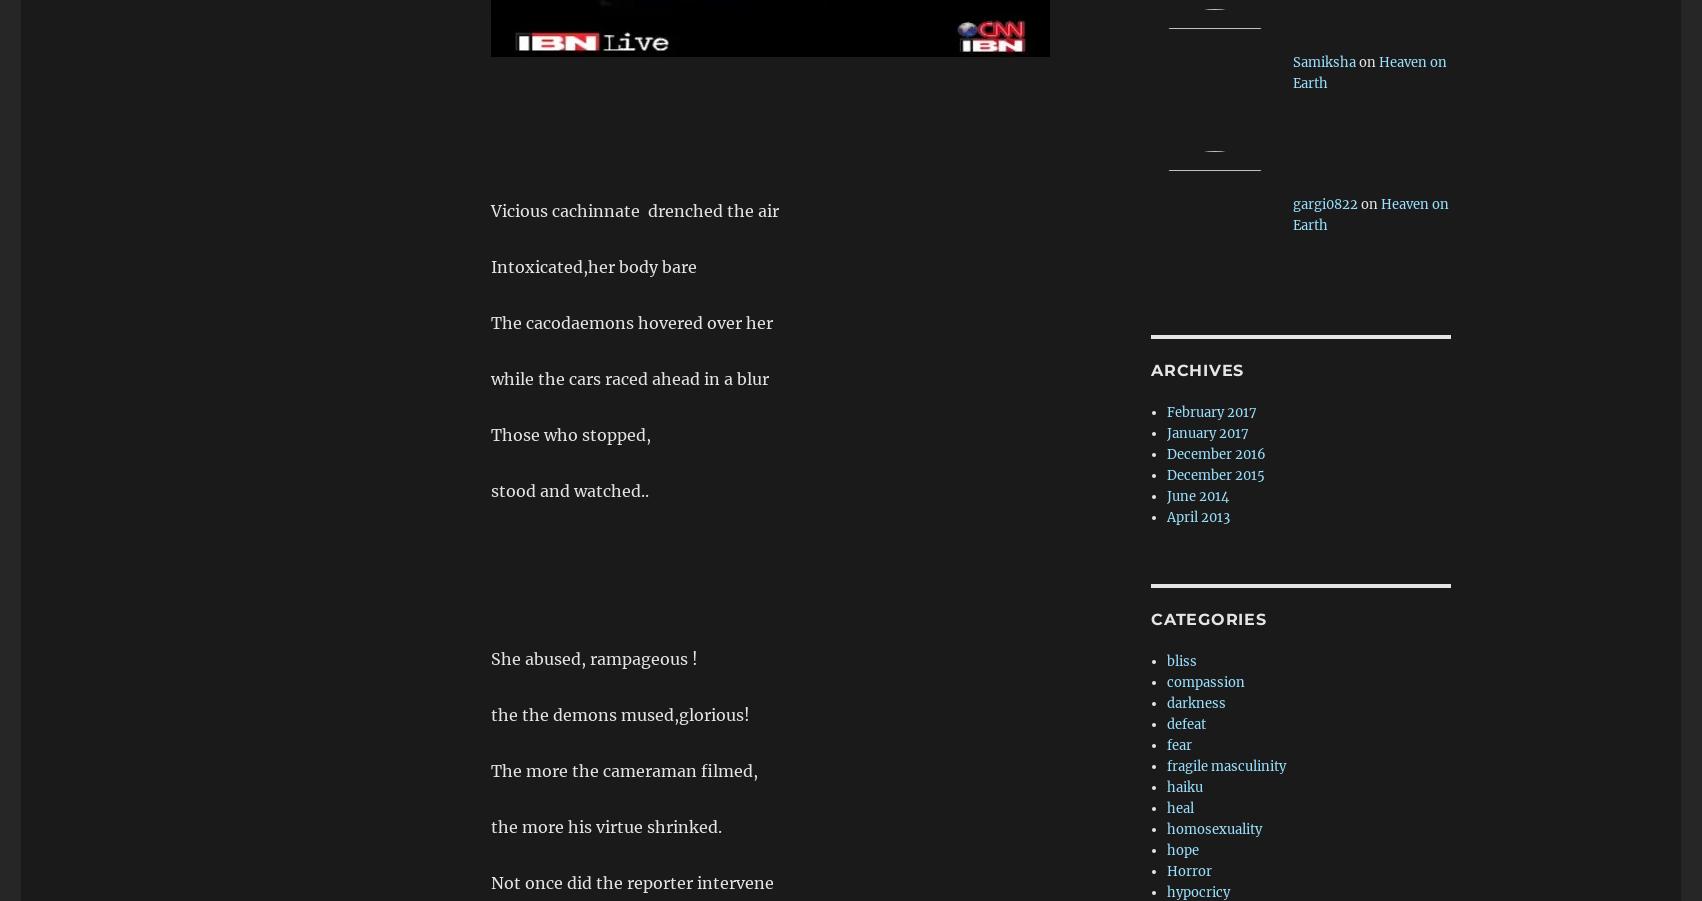 This screenshot has width=1702, height=901. I want to click on 'haiku', so click(1184, 786).